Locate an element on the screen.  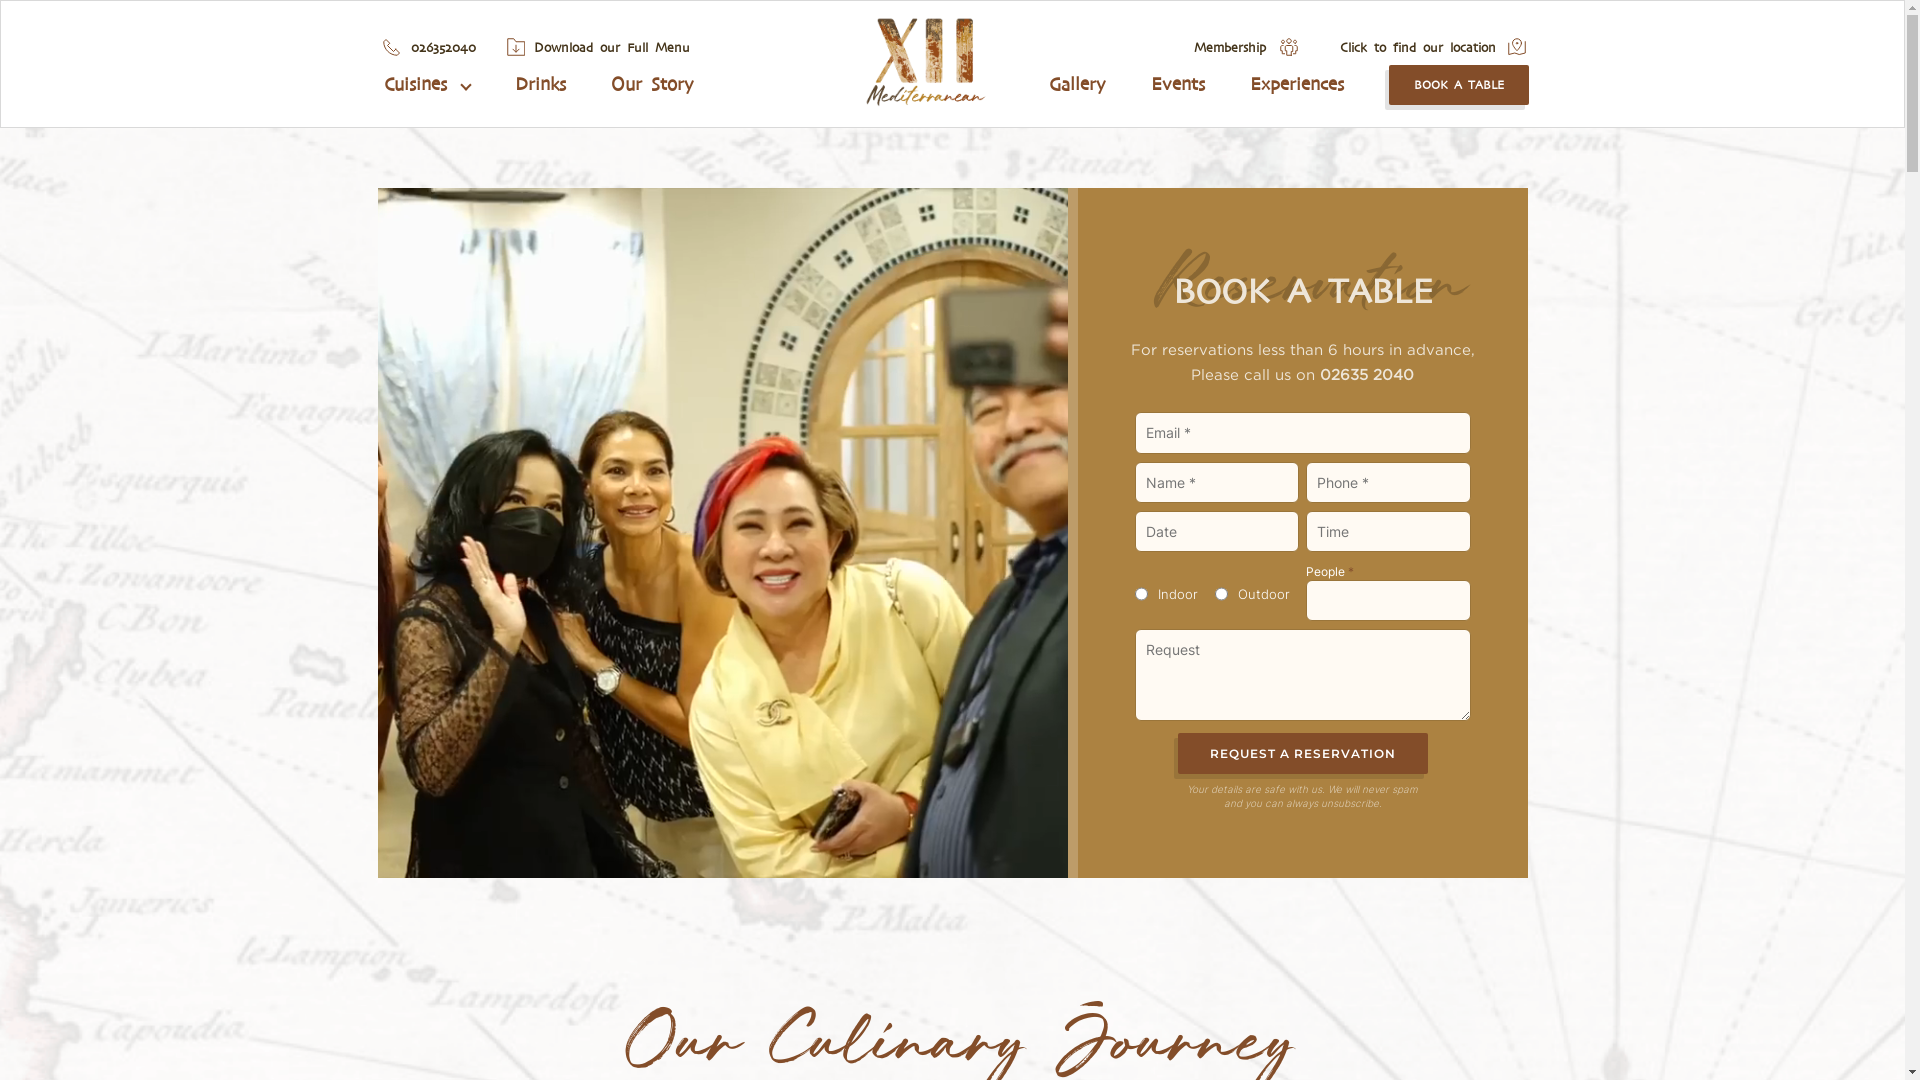
'Membership' is located at coordinates (1228, 46).